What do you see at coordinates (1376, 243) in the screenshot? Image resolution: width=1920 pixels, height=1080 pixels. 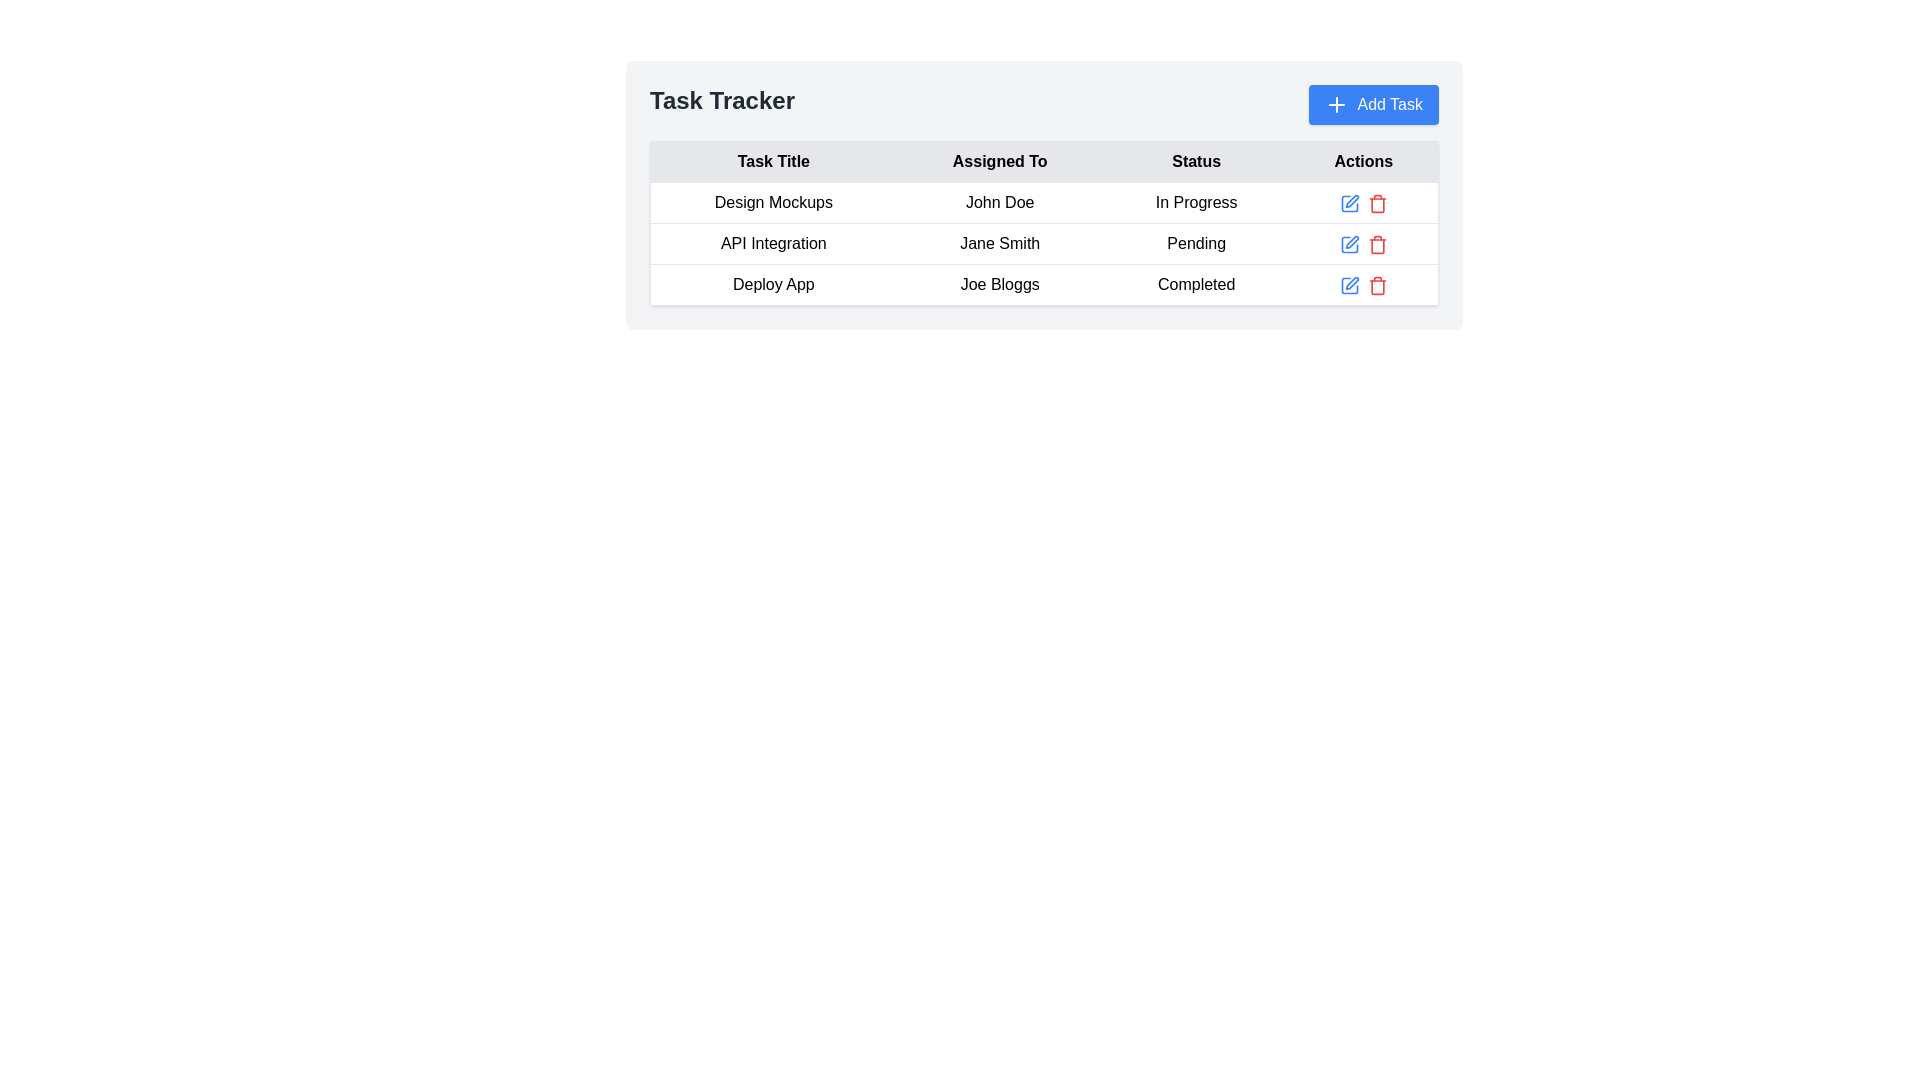 I see `the delete IconButton for the task titled 'API Integration' using keyboard shortcuts and activate it` at bounding box center [1376, 243].